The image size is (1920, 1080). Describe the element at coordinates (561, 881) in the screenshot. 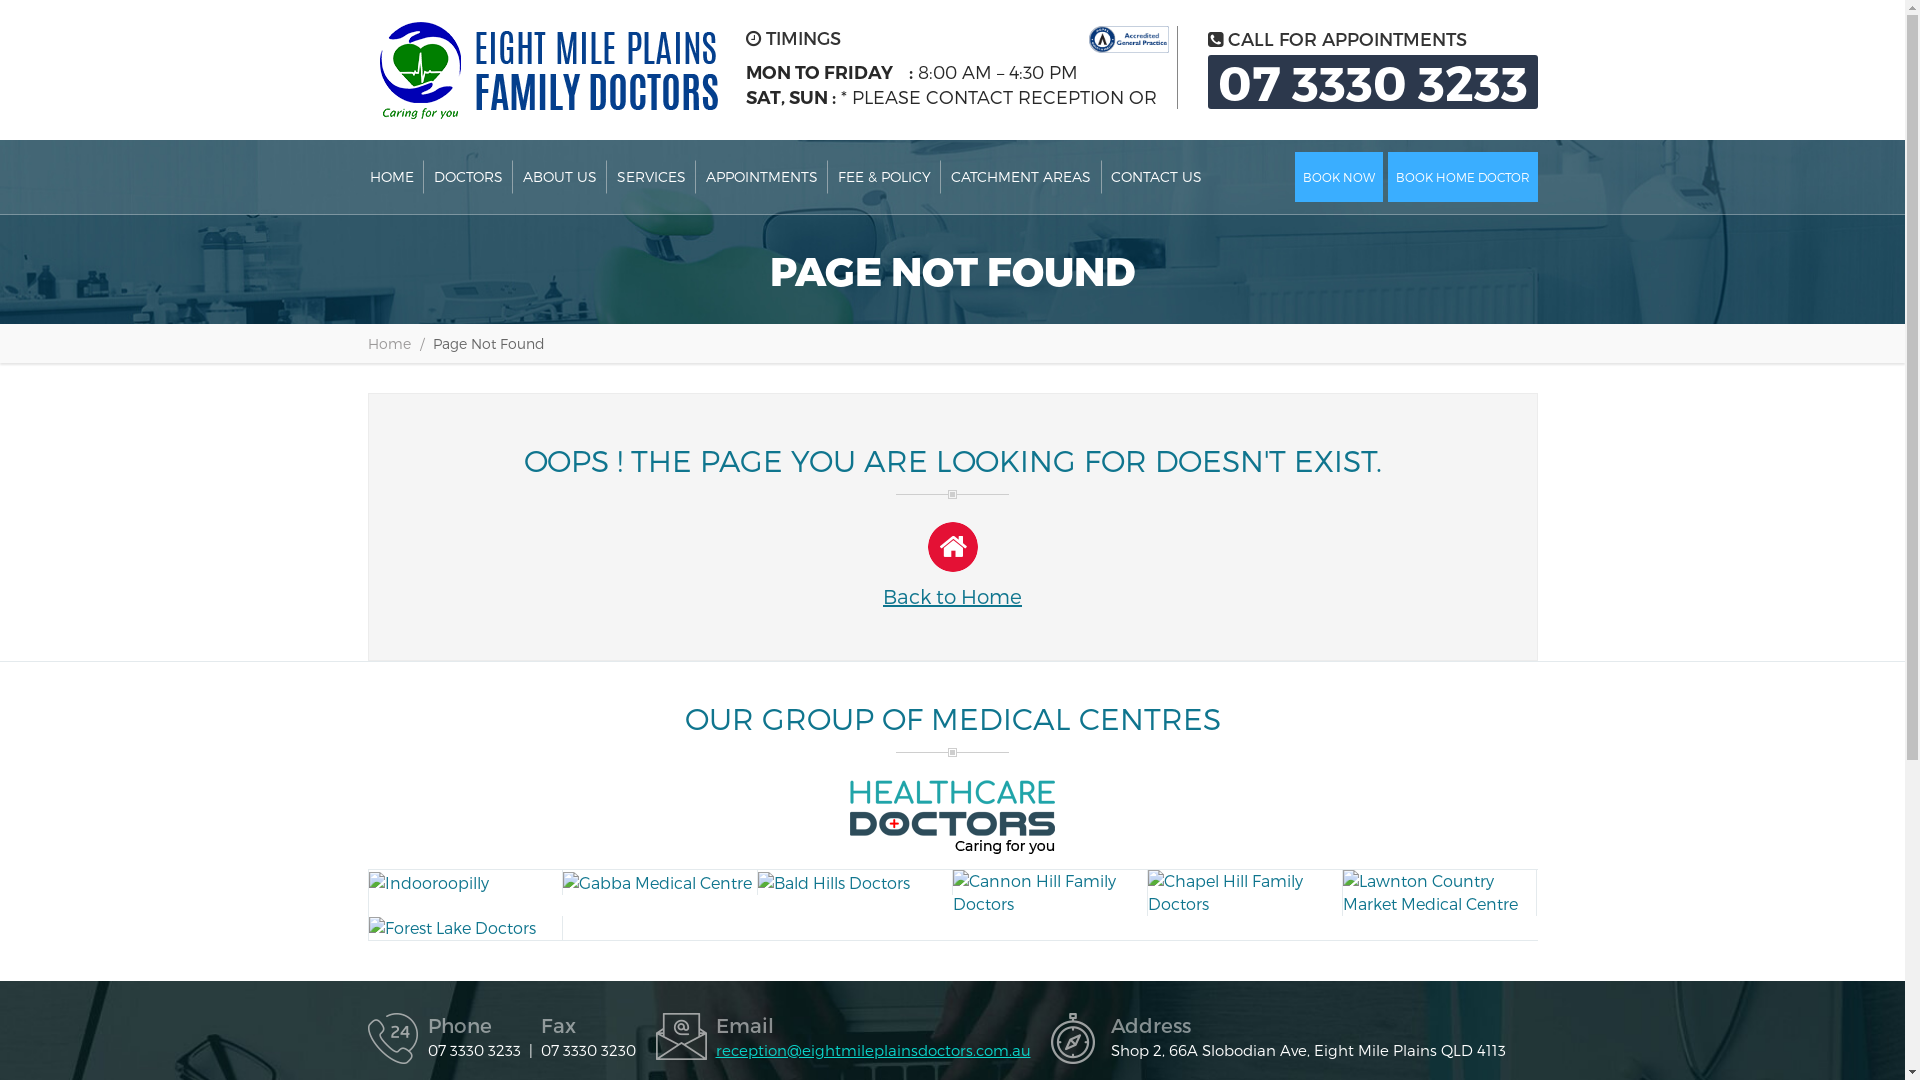

I see `'Gabba Medical Centre'` at that location.